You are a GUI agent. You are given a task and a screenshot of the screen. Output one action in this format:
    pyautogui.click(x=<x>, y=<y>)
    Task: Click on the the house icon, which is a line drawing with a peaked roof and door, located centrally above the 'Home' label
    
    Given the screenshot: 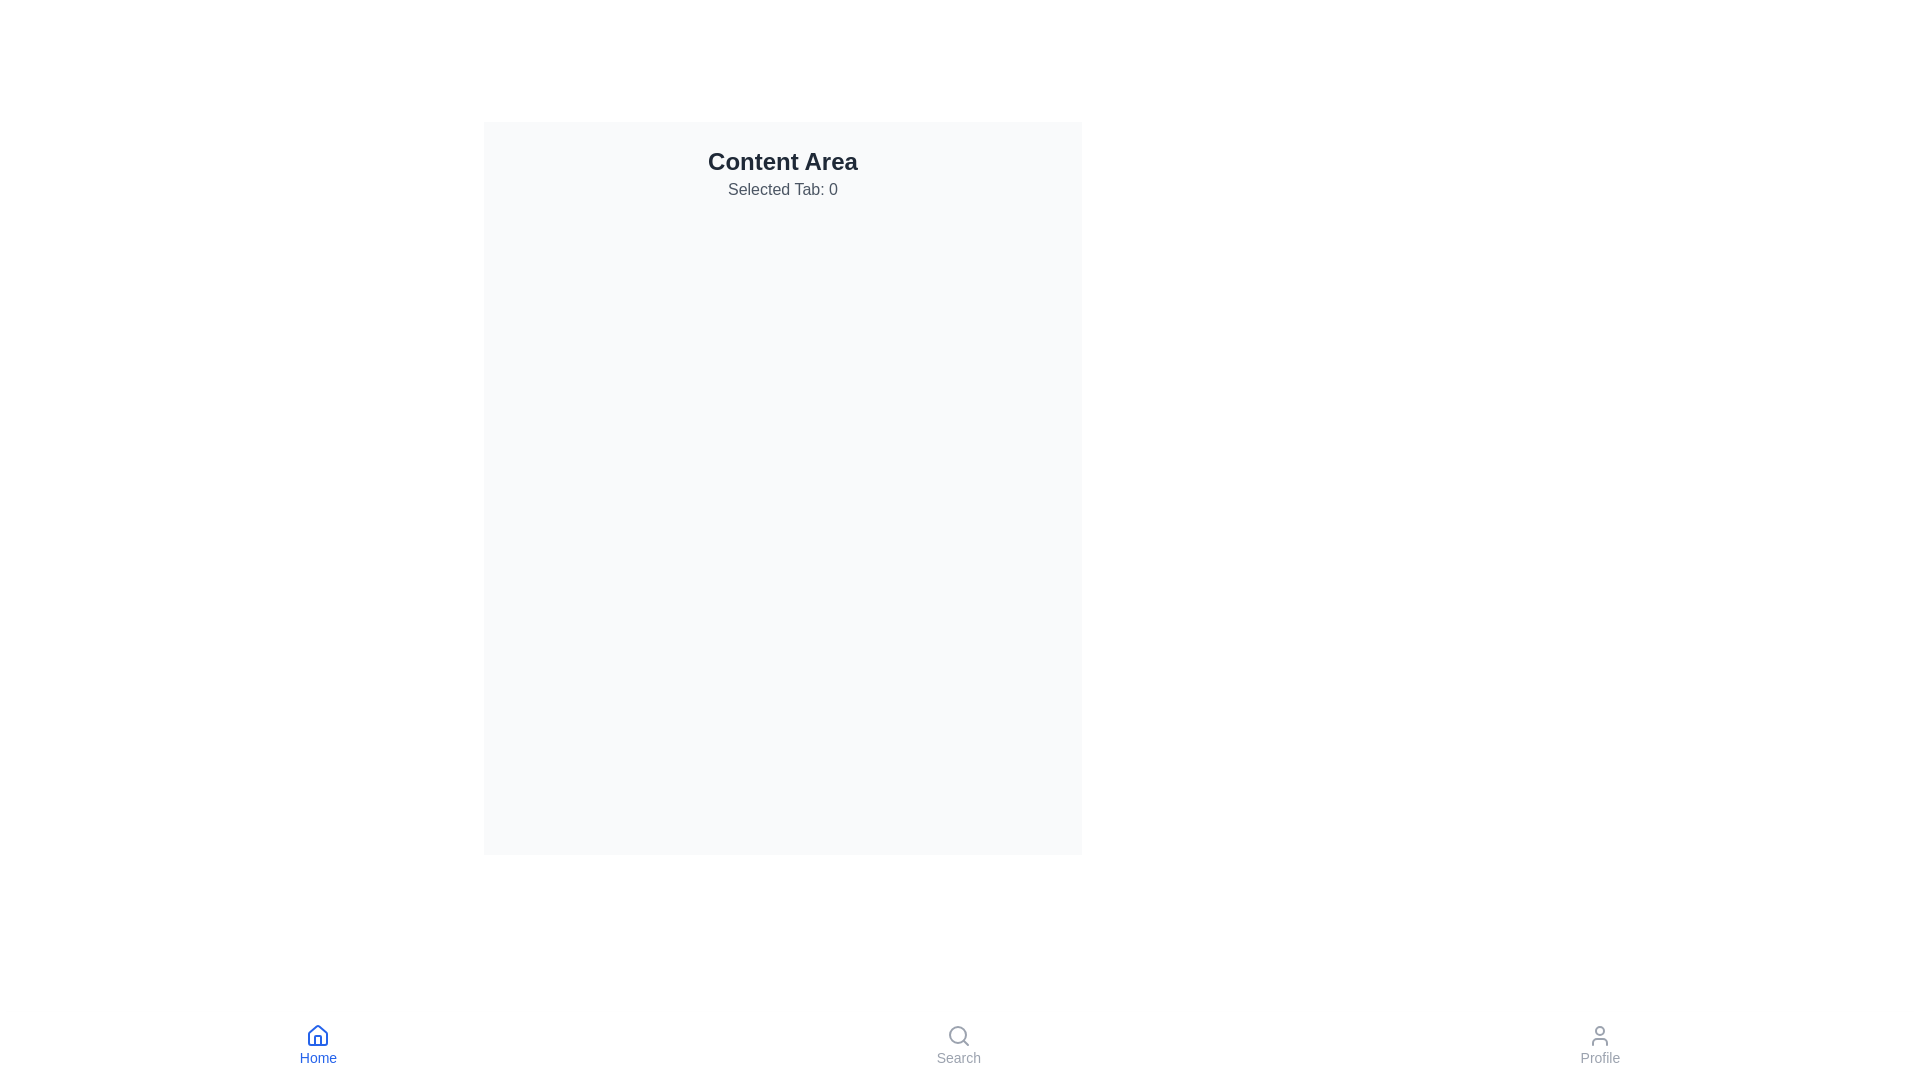 What is the action you would take?
    pyautogui.click(x=317, y=1035)
    